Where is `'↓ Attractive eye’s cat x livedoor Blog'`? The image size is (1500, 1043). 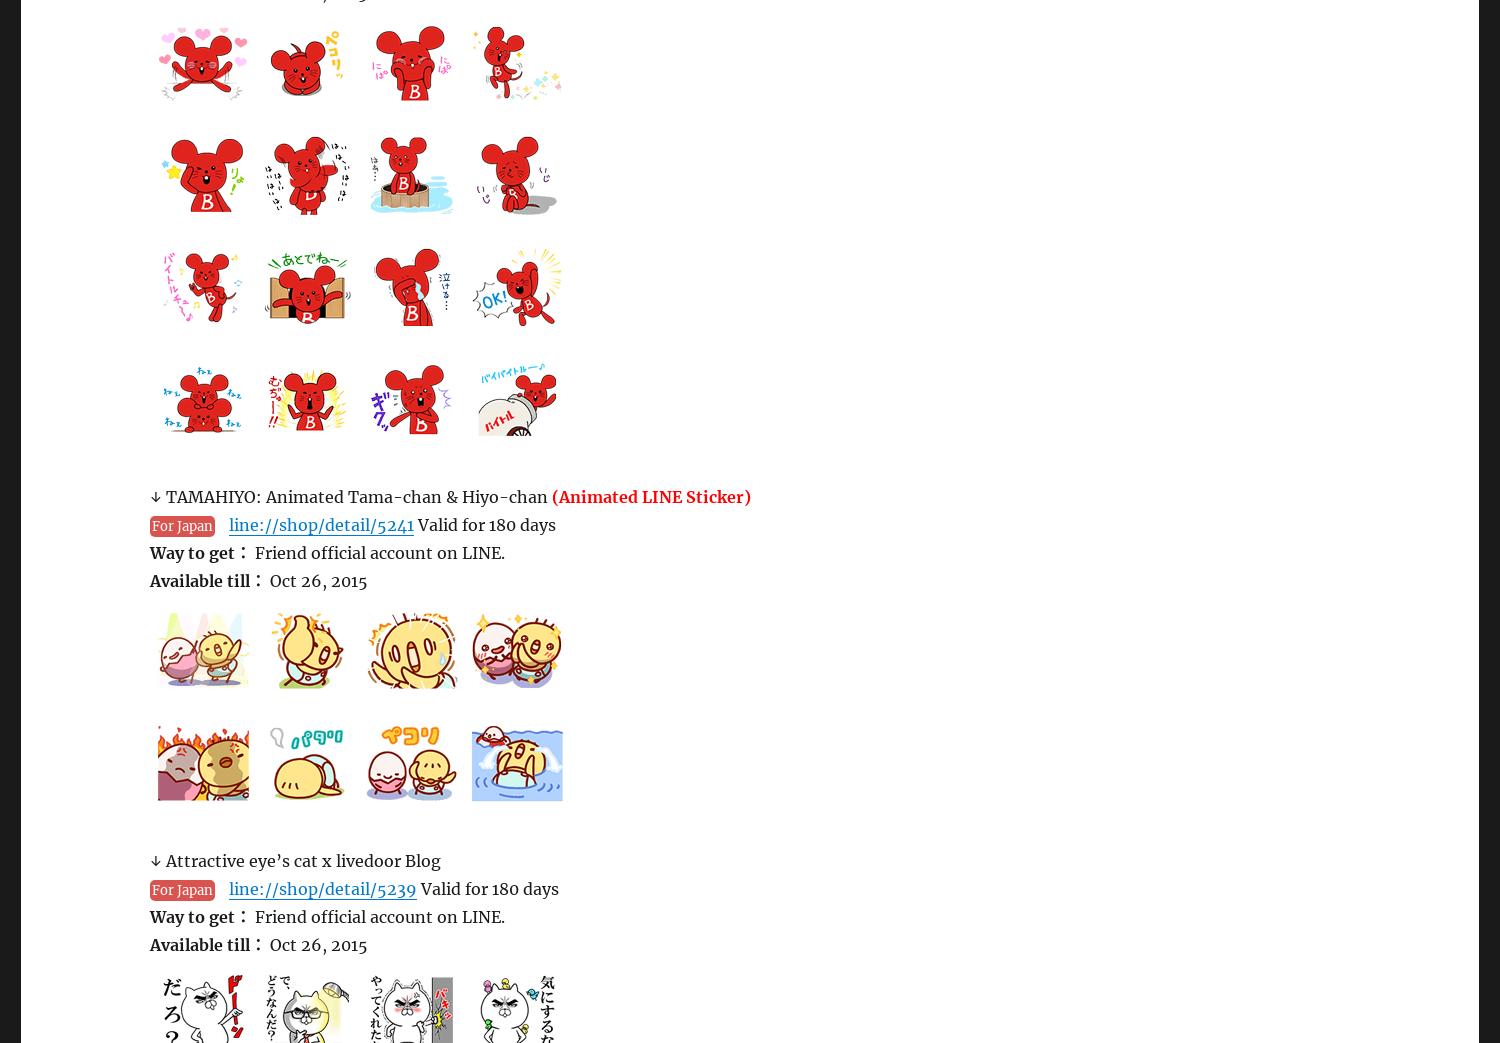
'↓ Attractive eye’s cat x livedoor Blog' is located at coordinates (295, 860).